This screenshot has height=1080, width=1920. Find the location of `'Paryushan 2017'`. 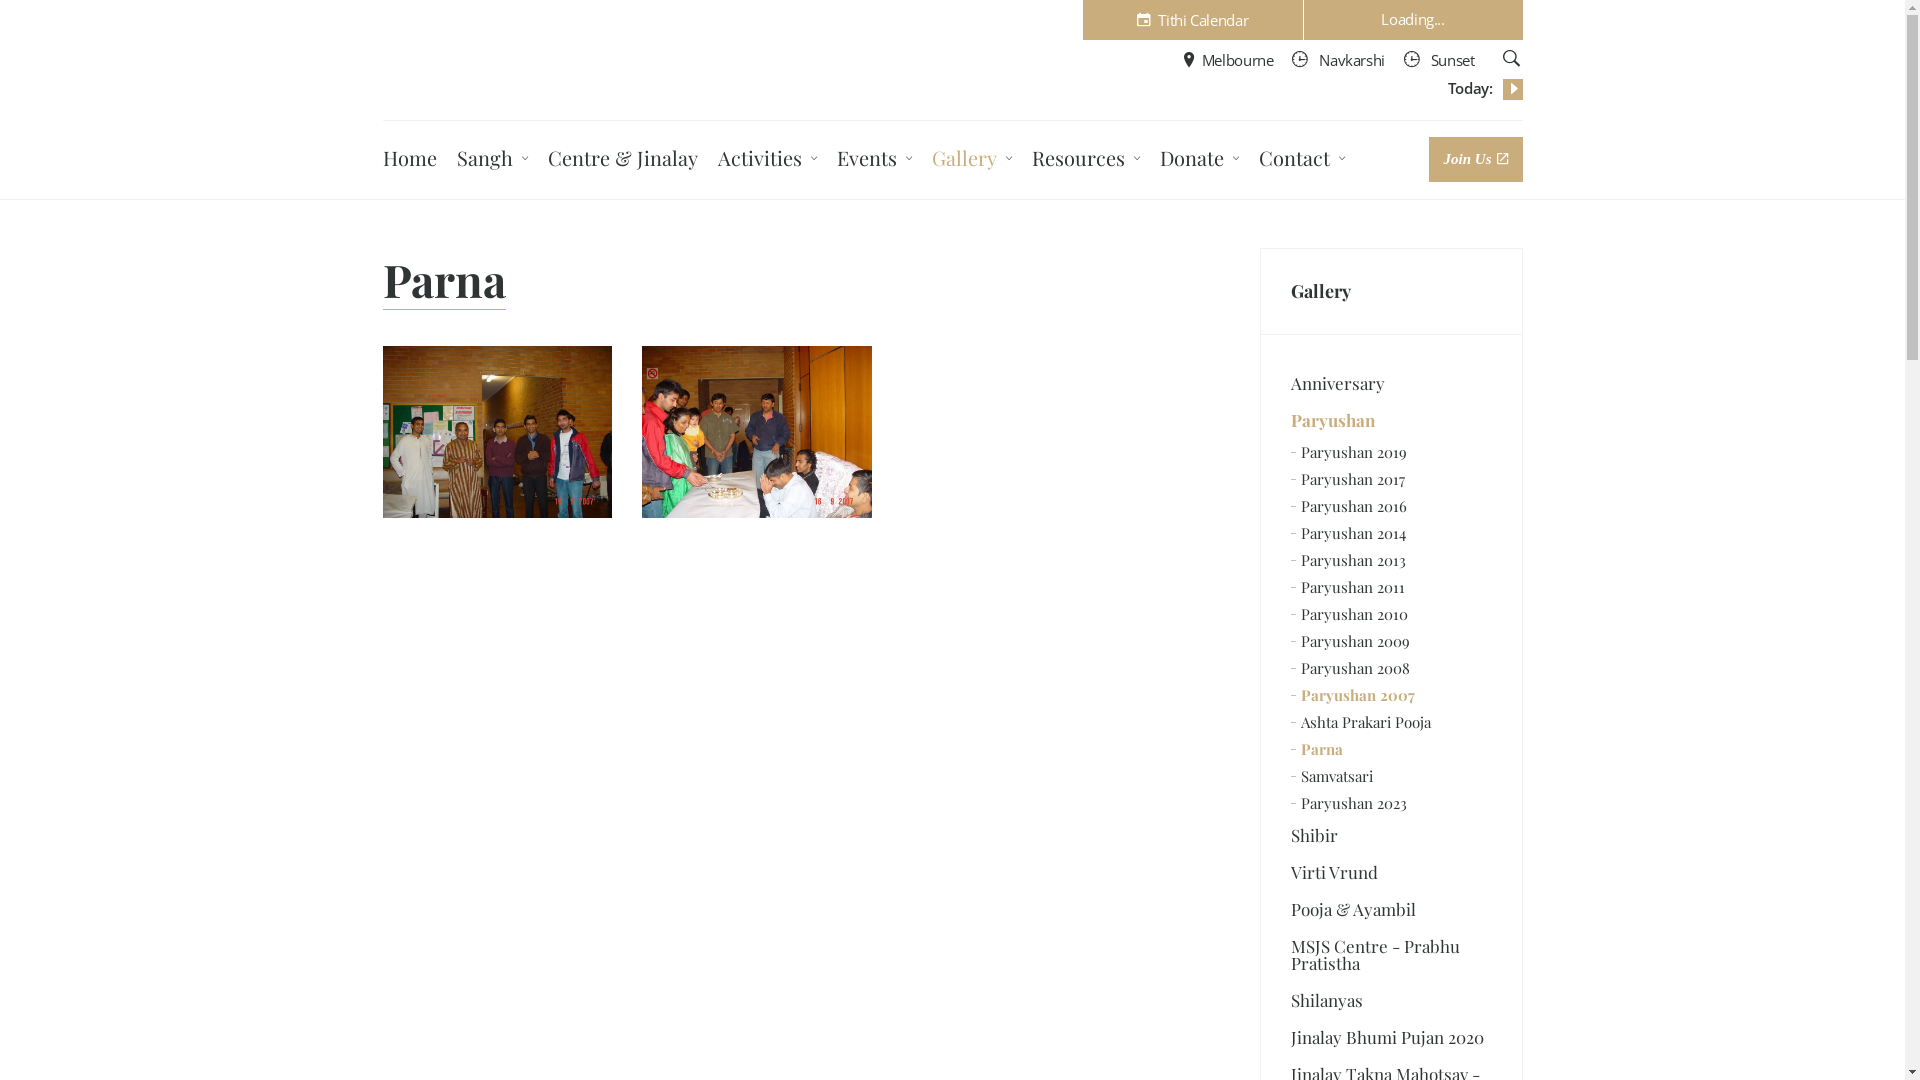

'Paryushan 2017' is located at coordinates (1390, 479).